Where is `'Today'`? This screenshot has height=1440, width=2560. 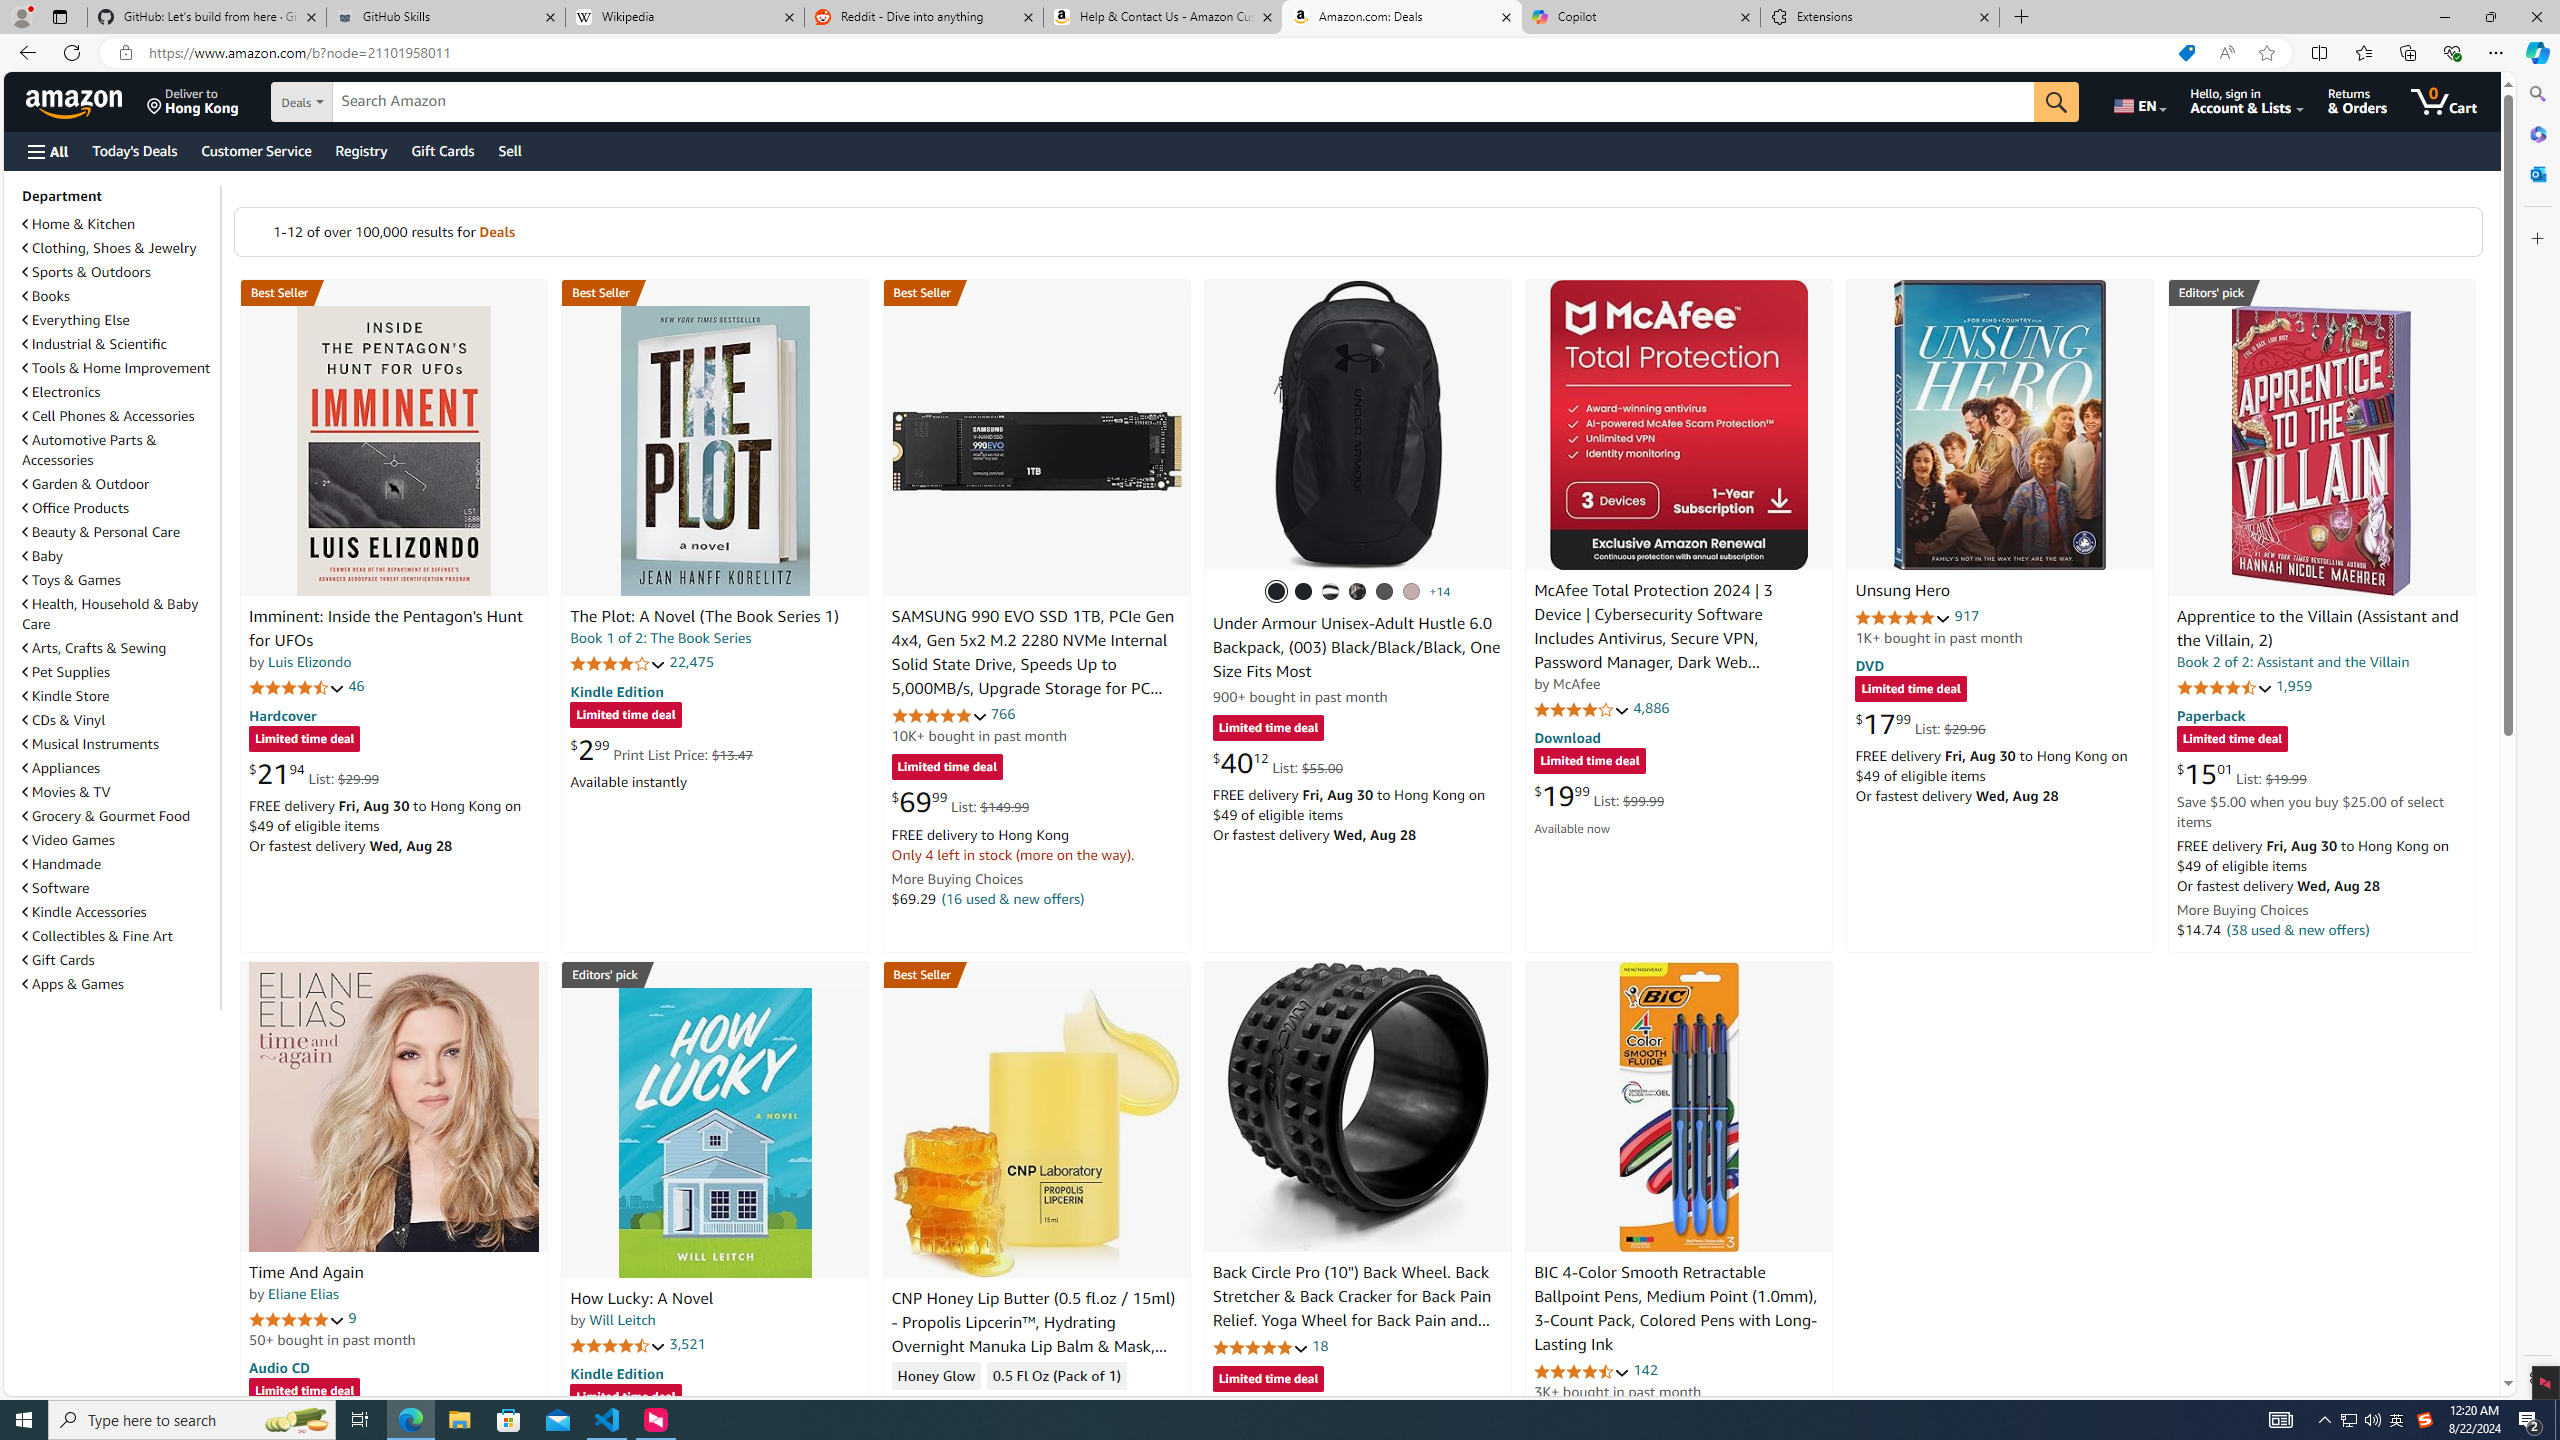 'Today' is located at coordinates (134, 150).